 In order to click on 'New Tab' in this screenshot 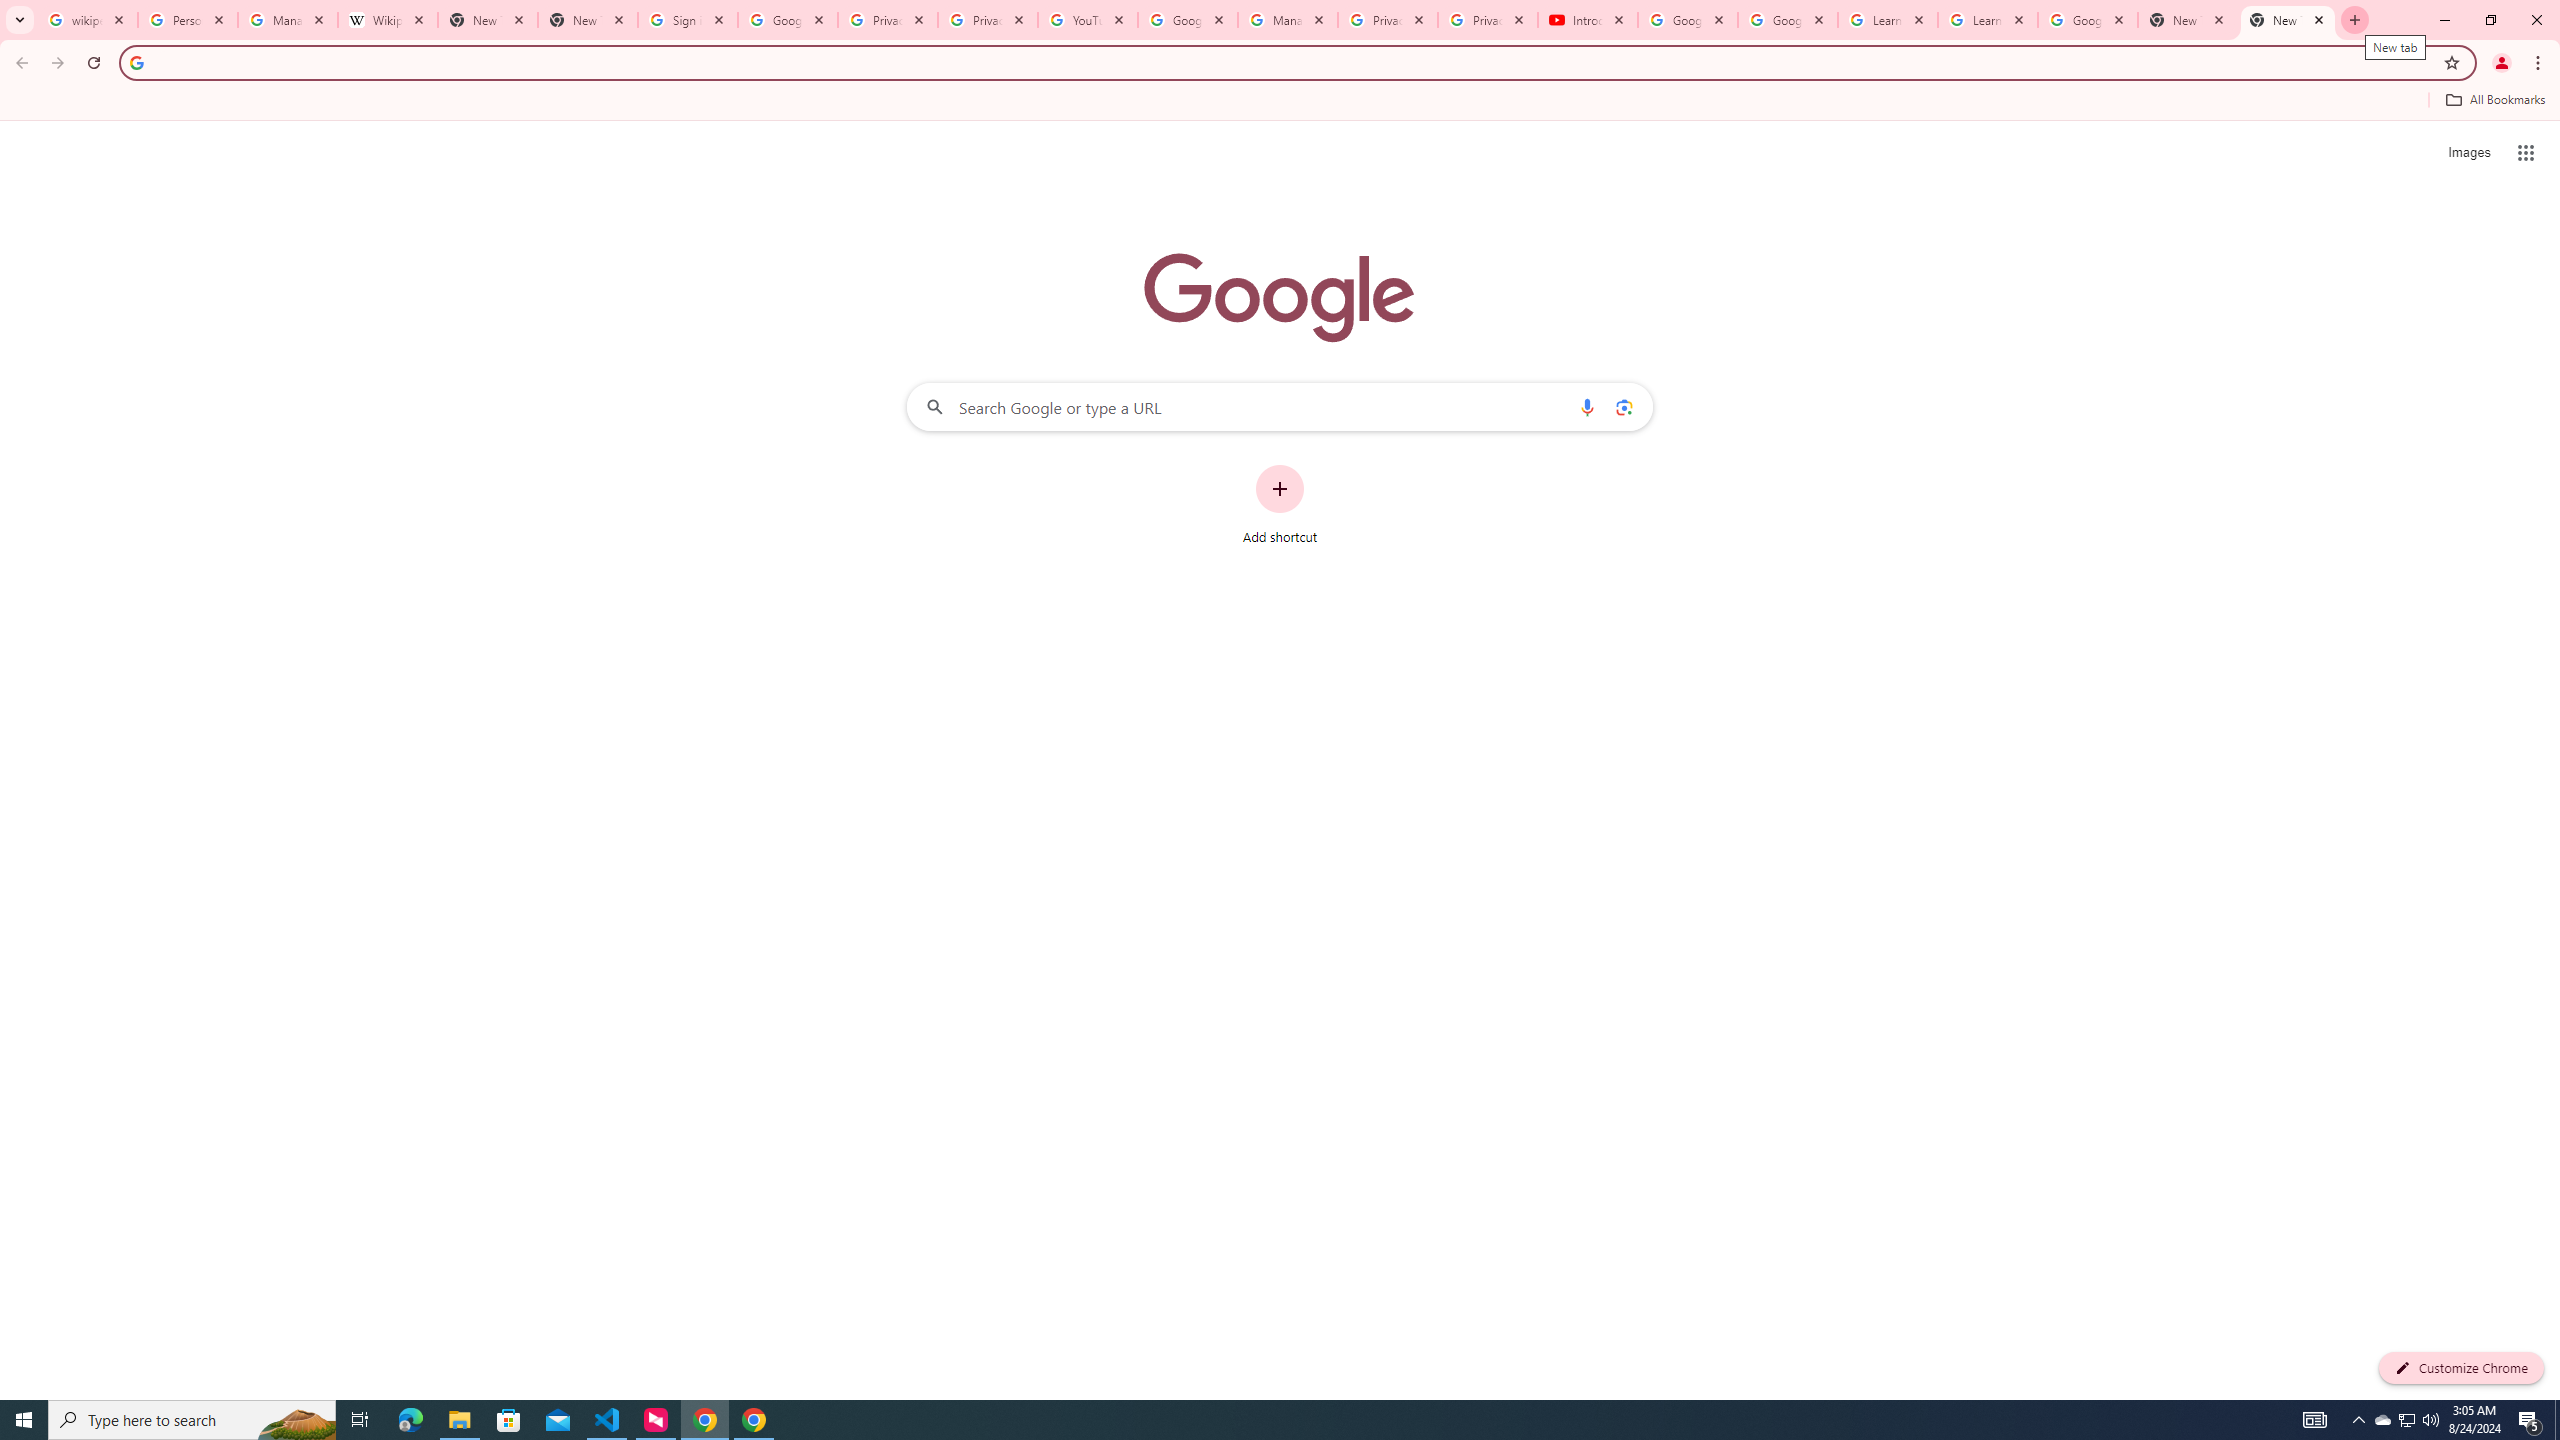, I will do `click(2287, 19)`.